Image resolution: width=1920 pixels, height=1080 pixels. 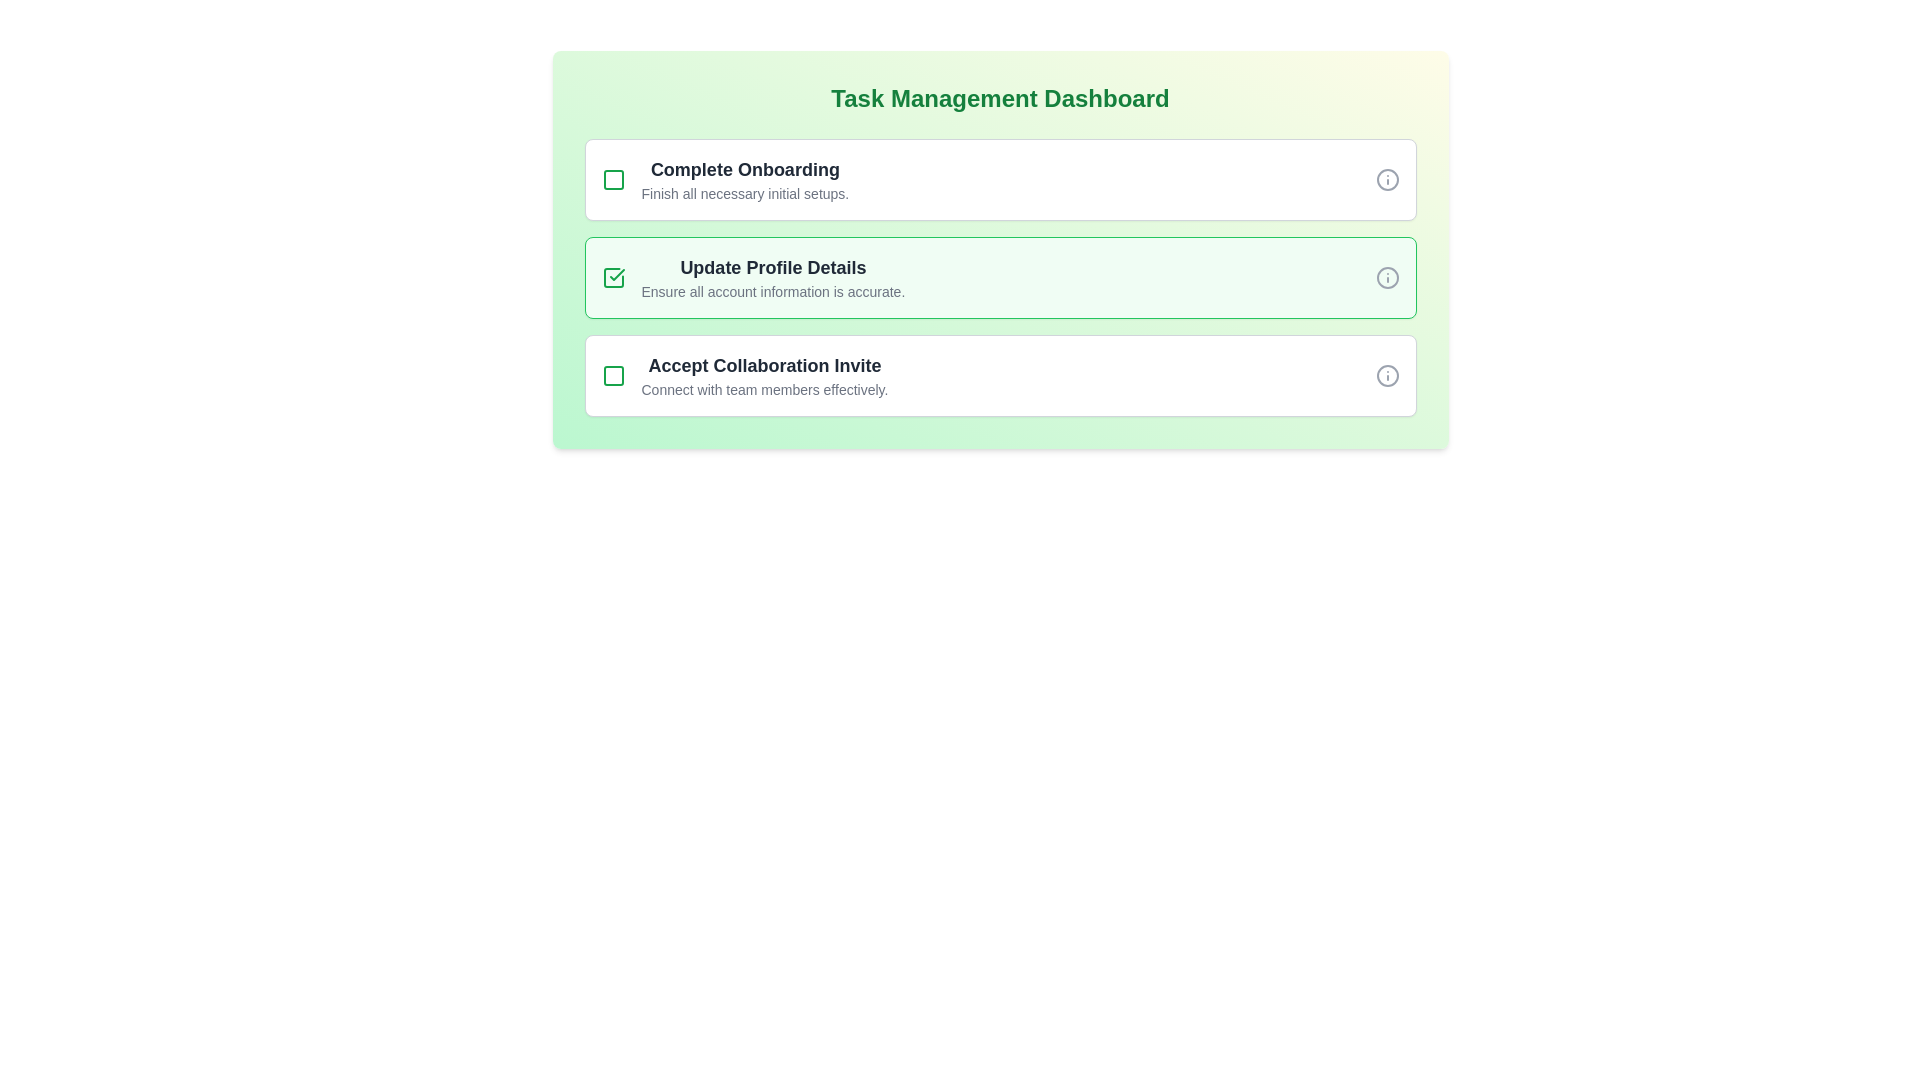 I want to click on the static text providing guidance for the 'Complete Onboarding' task, located under its title in the task list, so click(x=744, y=193).